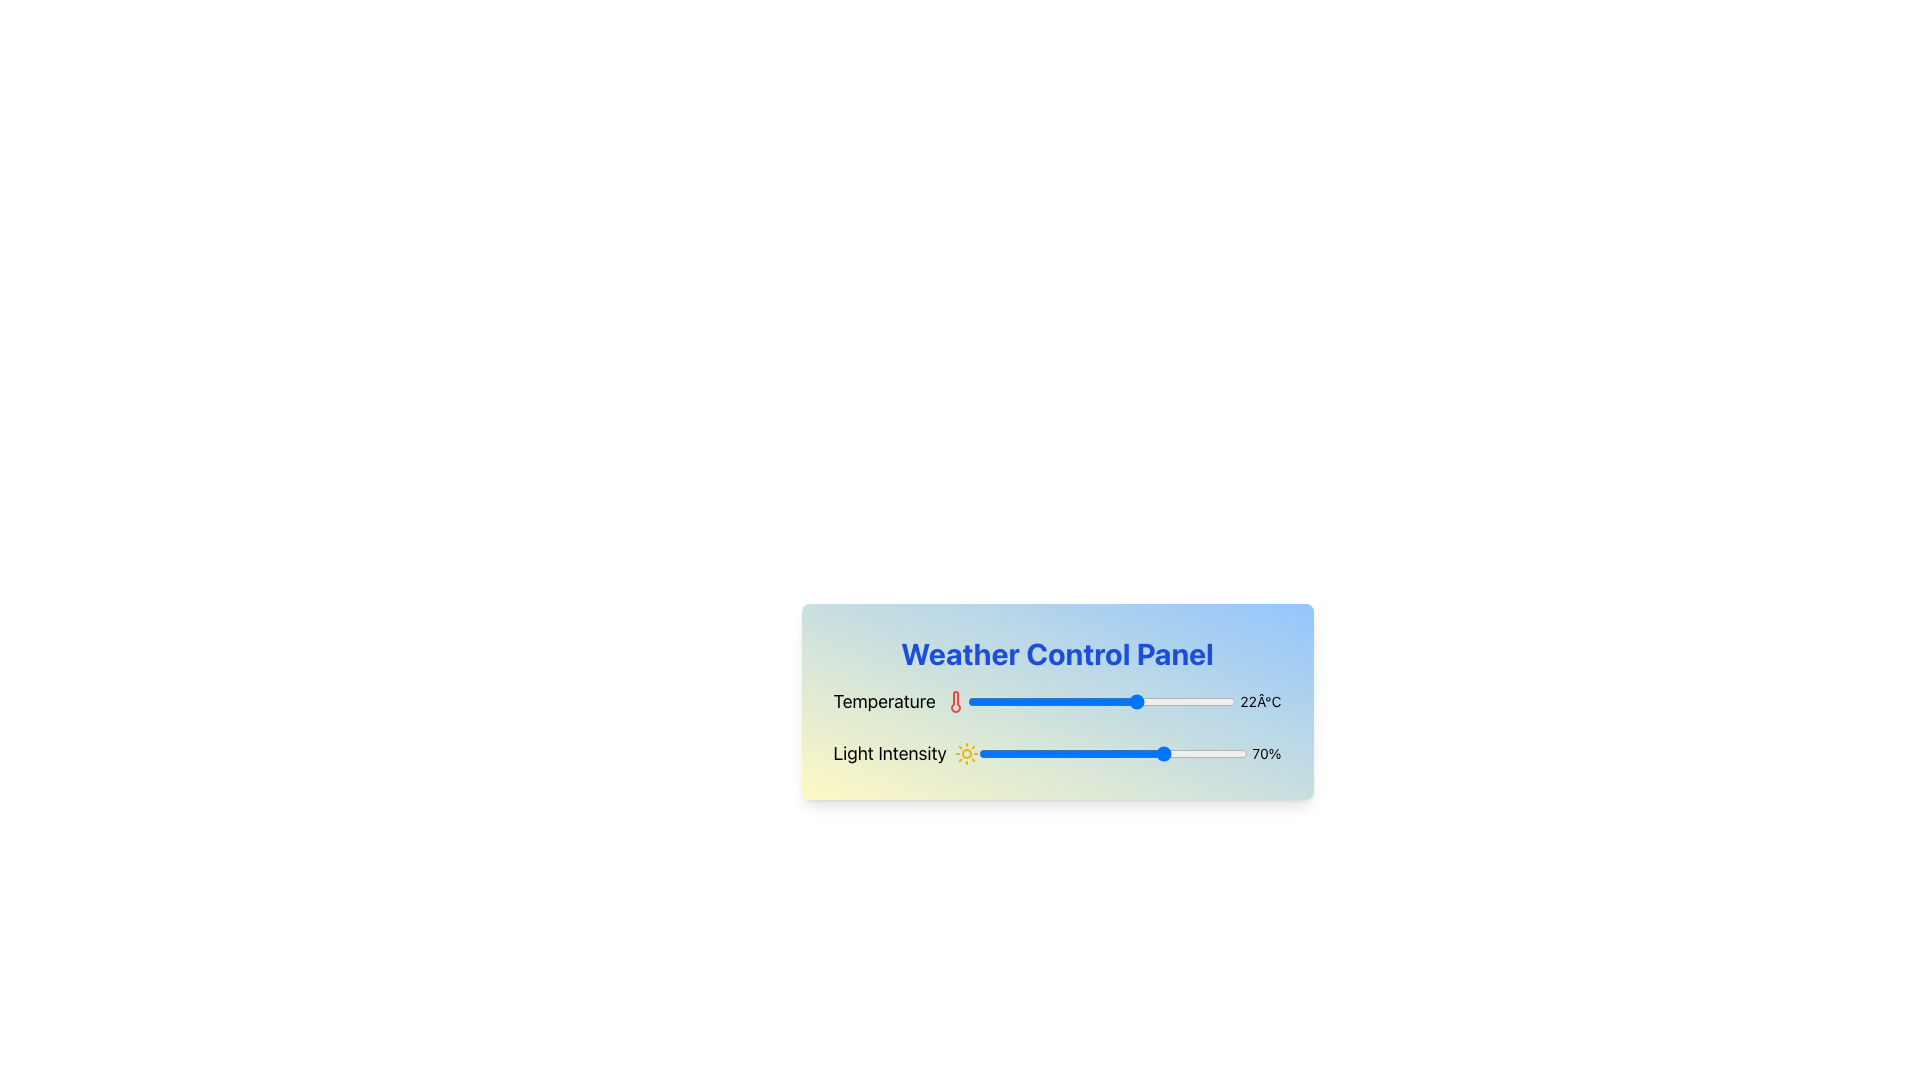 The image size is (1920, 1080). Describe the element at coordinates (1163, 753) in the screenshot. I see `light intensity` at that location.